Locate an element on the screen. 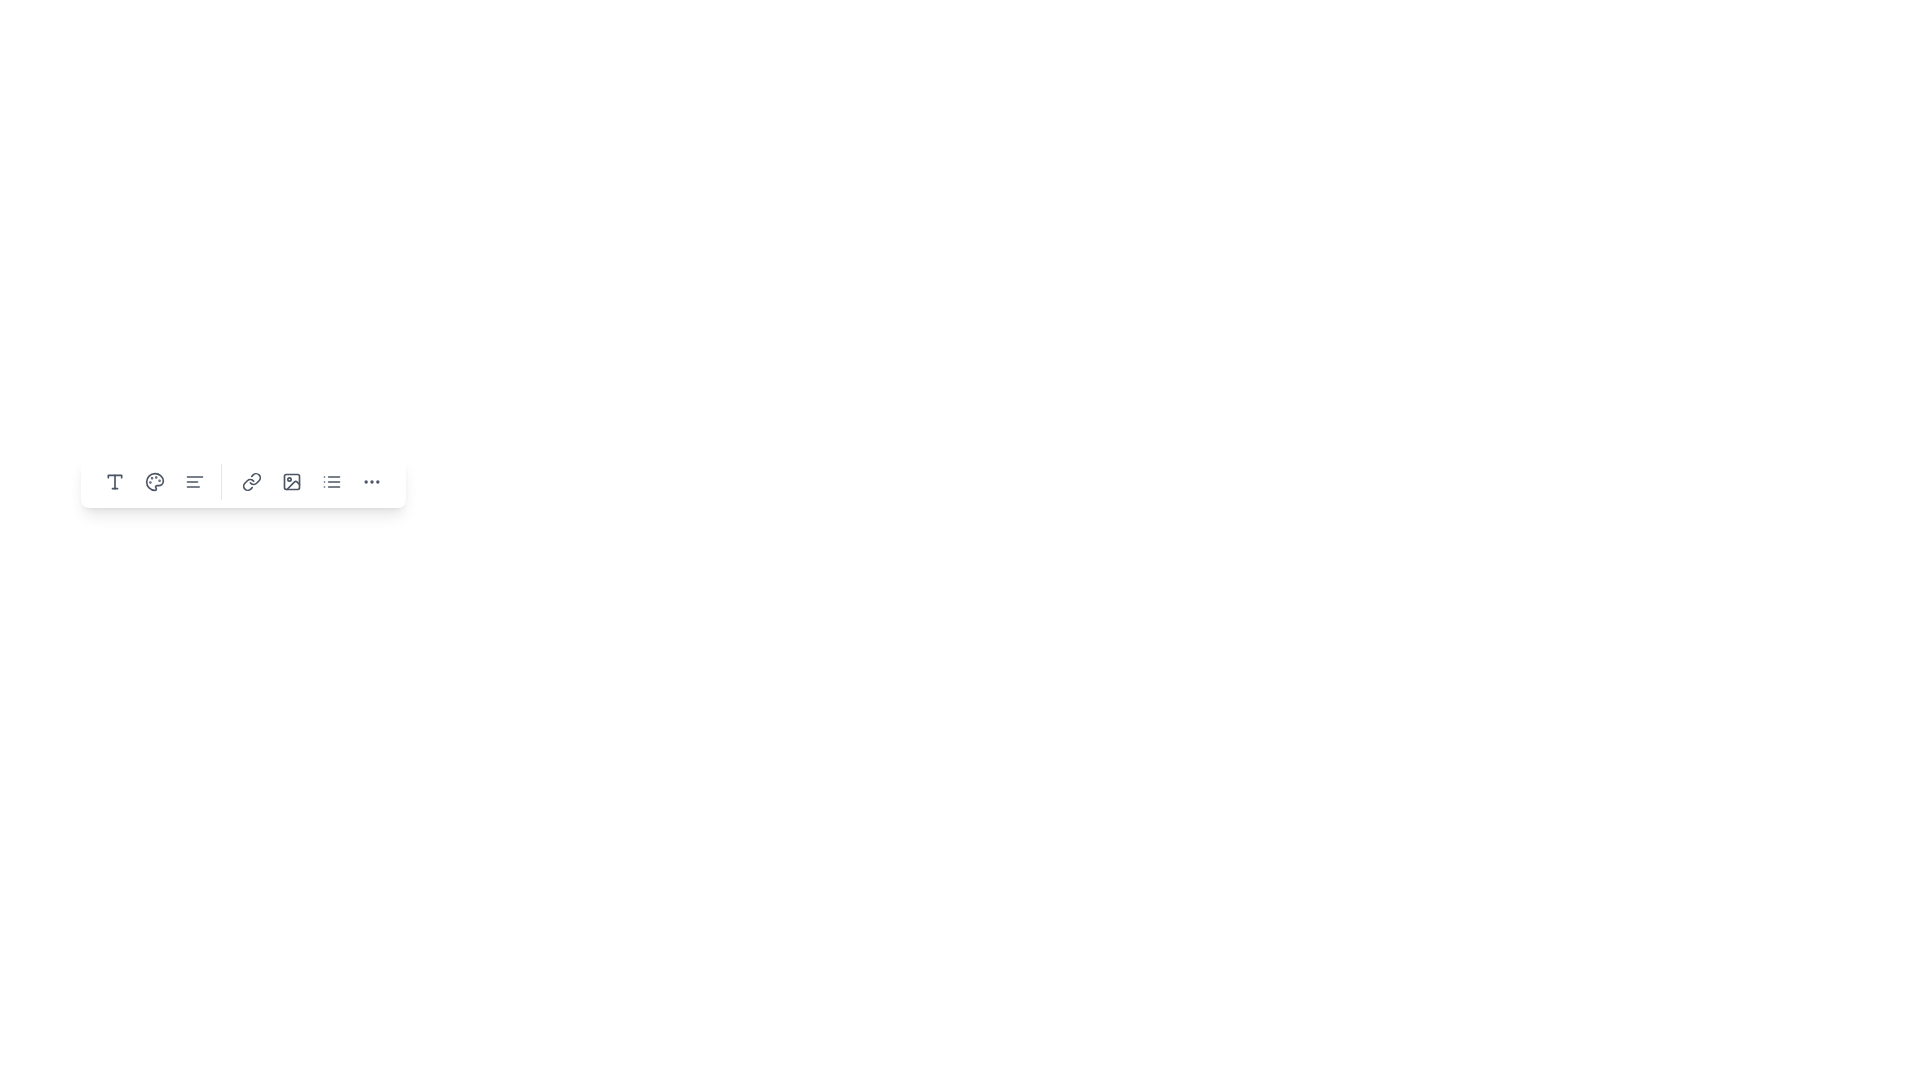  the painter's palette icon located in the menu bar, which is the second icon among a set of interactive icons is located at coordinates (153, 482).